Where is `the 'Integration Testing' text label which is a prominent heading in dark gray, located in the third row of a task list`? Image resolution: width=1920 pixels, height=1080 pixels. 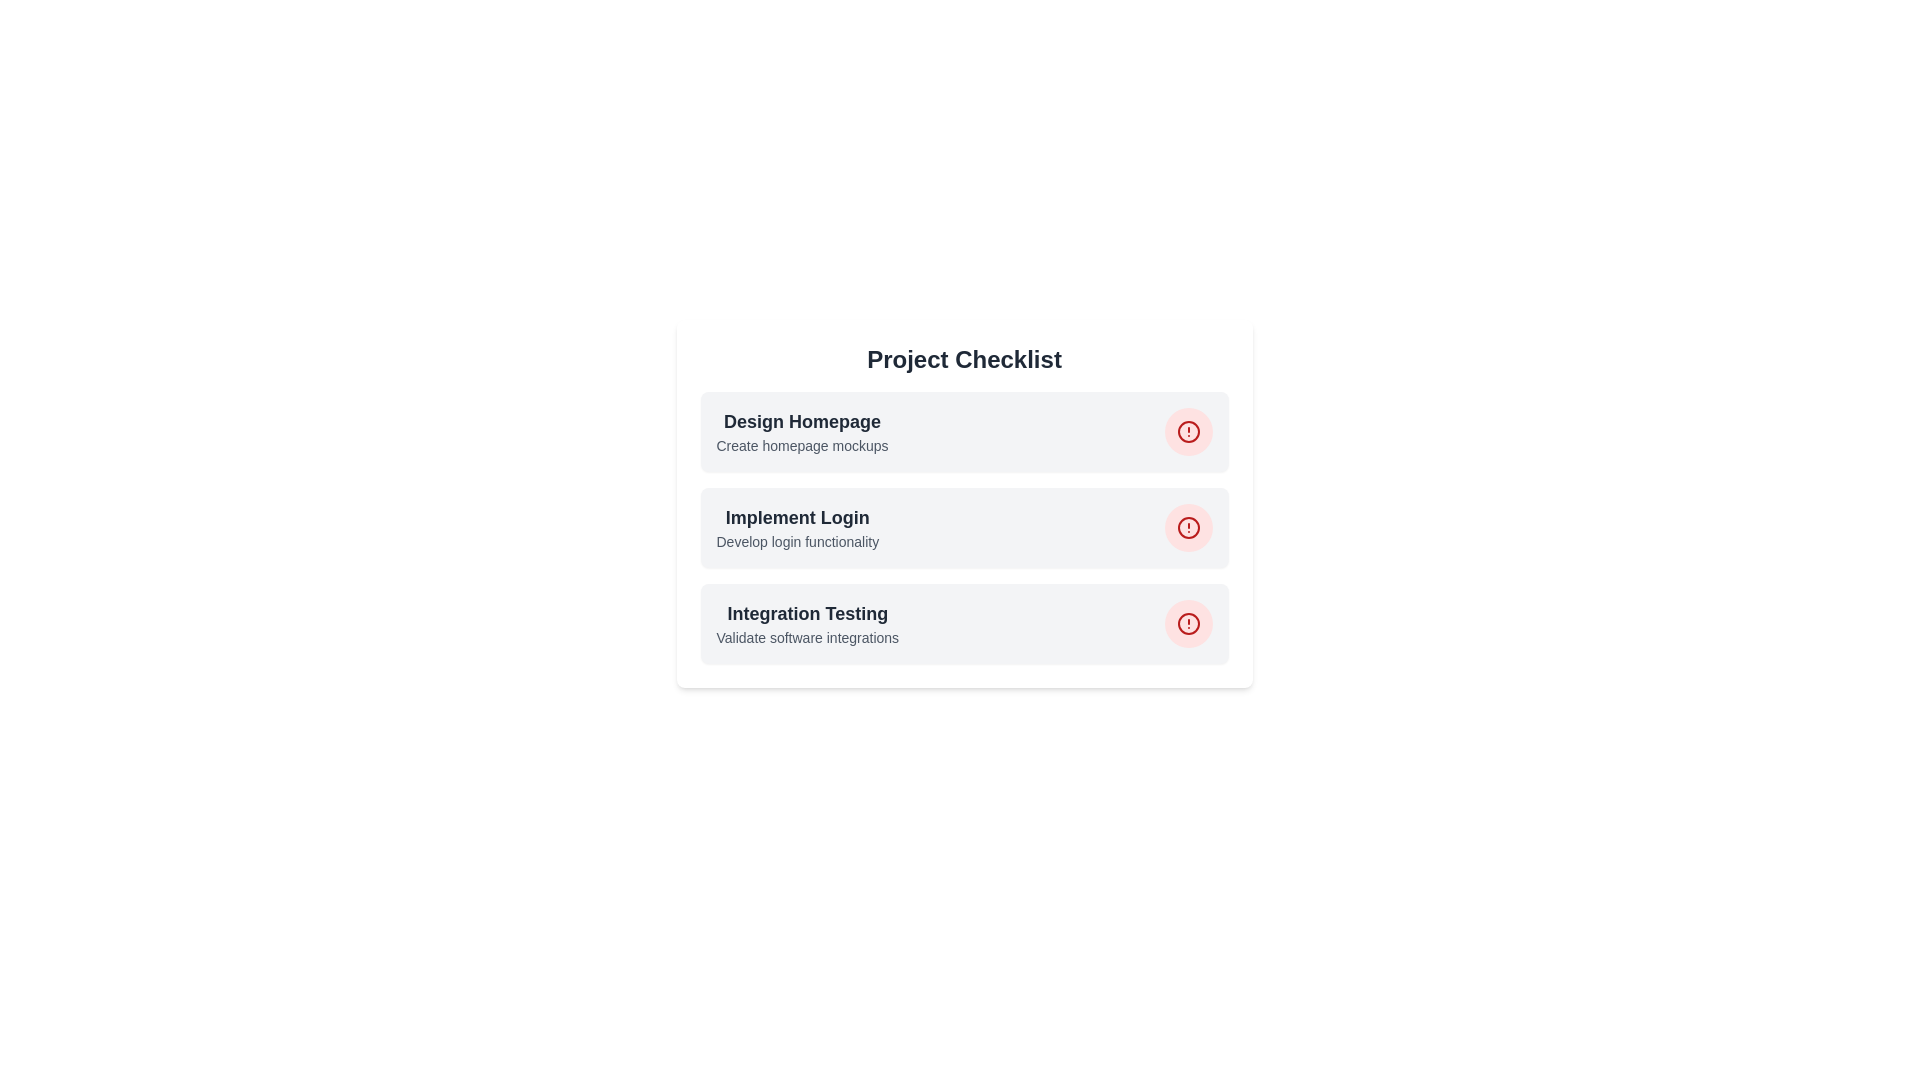
the 'Integration Testing' text label which is a prominent heading in dark gray, located in the third row of a task list is located at coordinates (807, 612).